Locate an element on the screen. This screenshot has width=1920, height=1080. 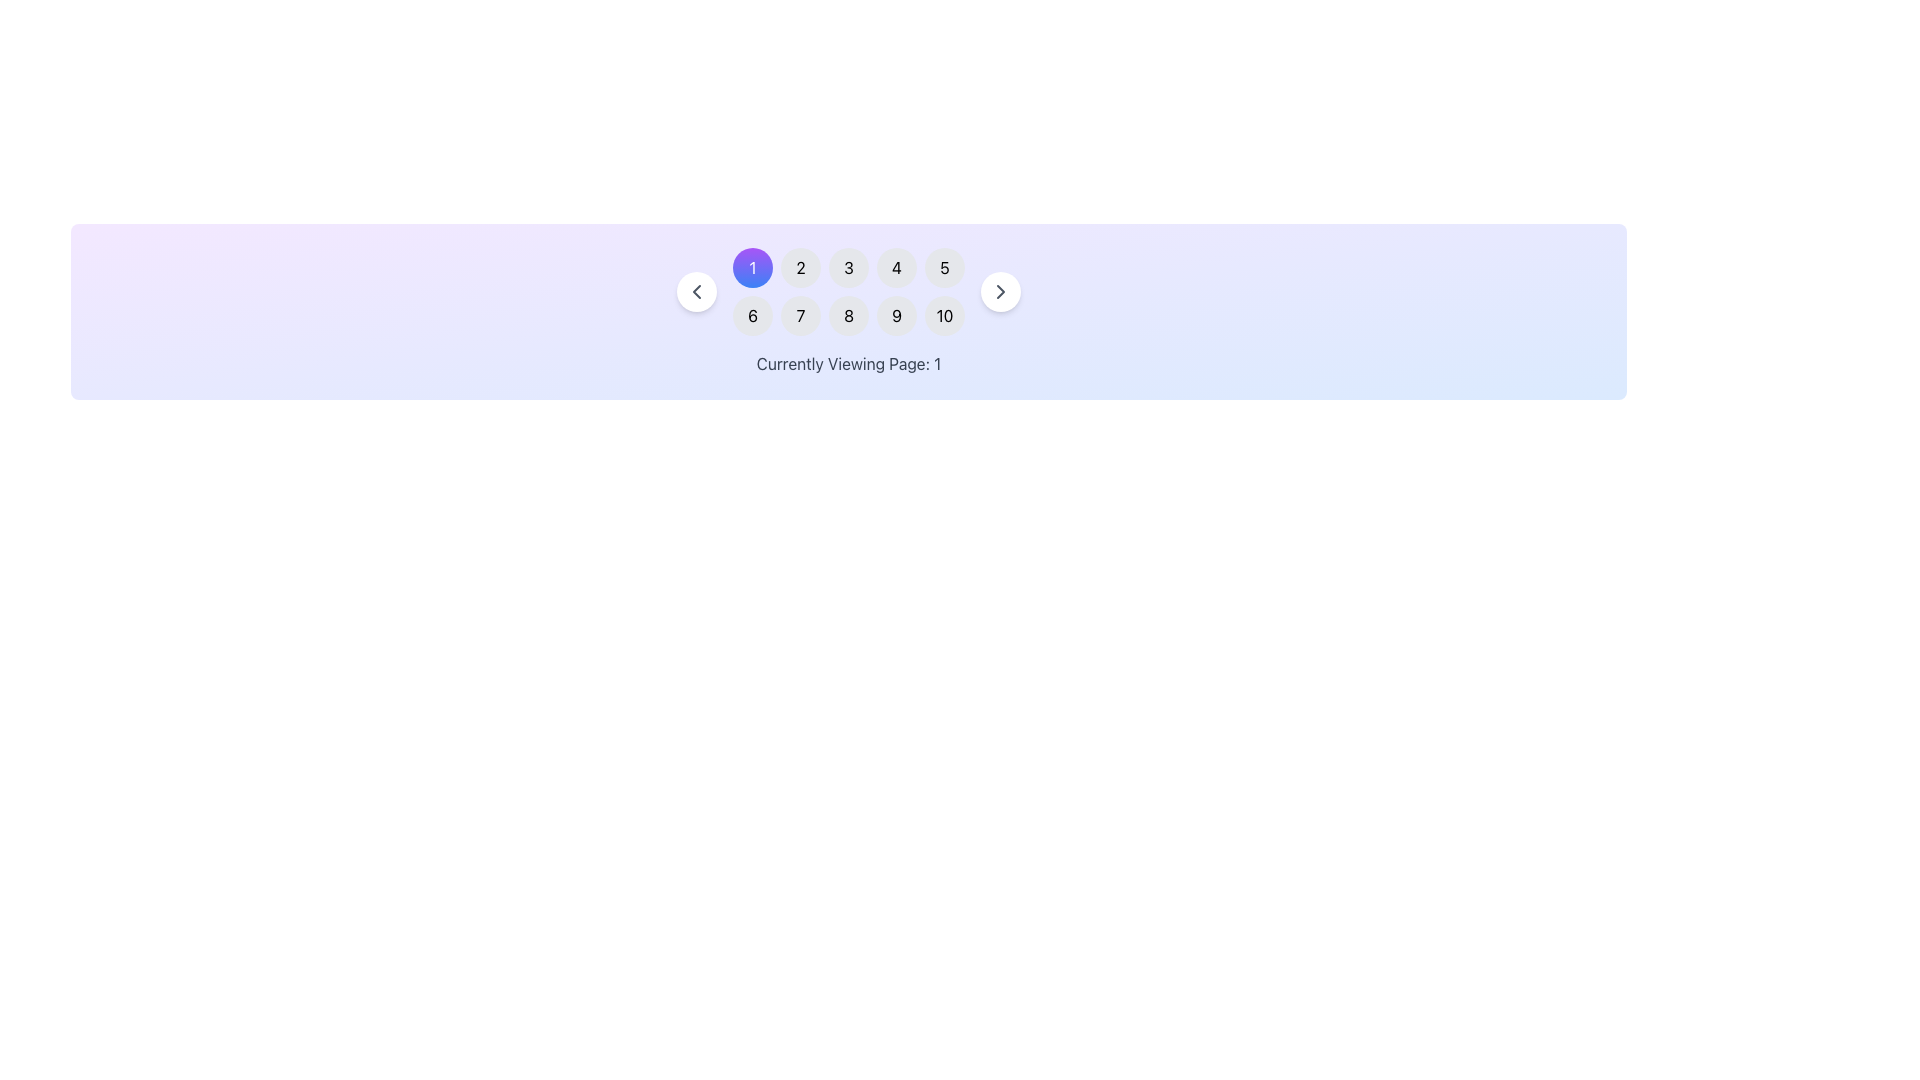
the circular button with a gray background containing the number '7' is located at coordinates (801, 315).